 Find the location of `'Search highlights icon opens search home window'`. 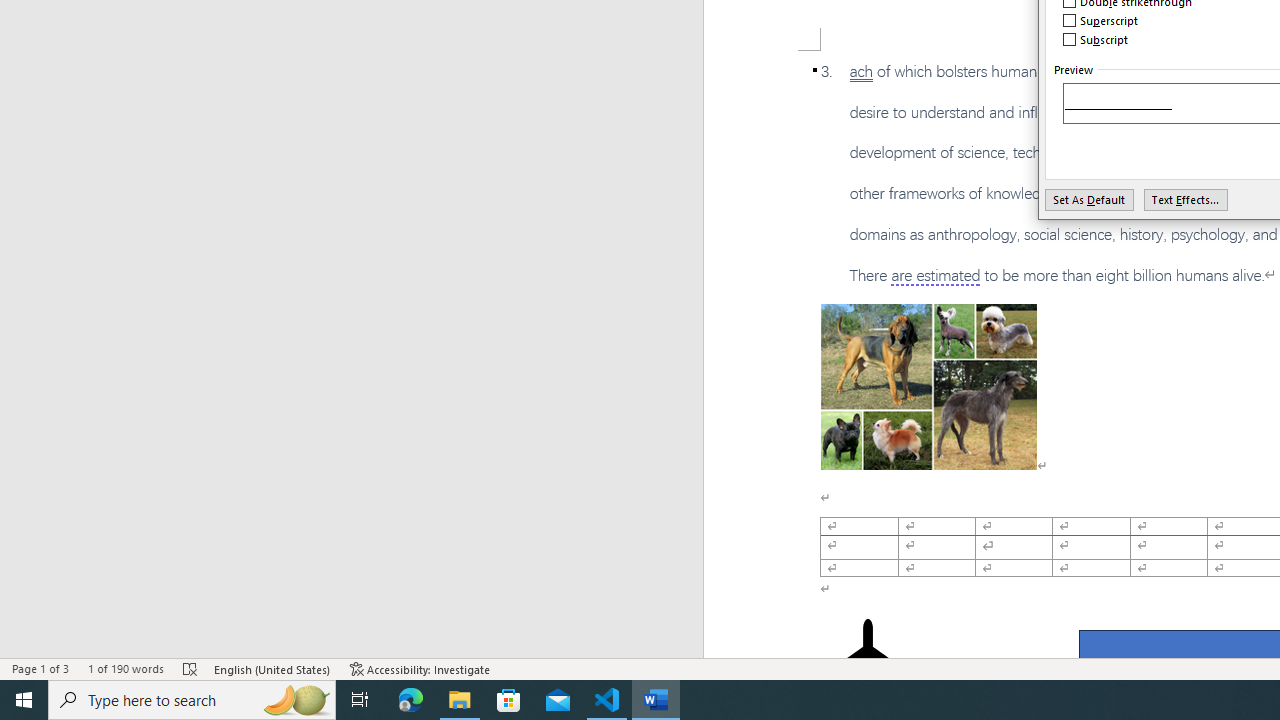

'Search highlights icon opens search home window' is located at coordinates (294, 698).